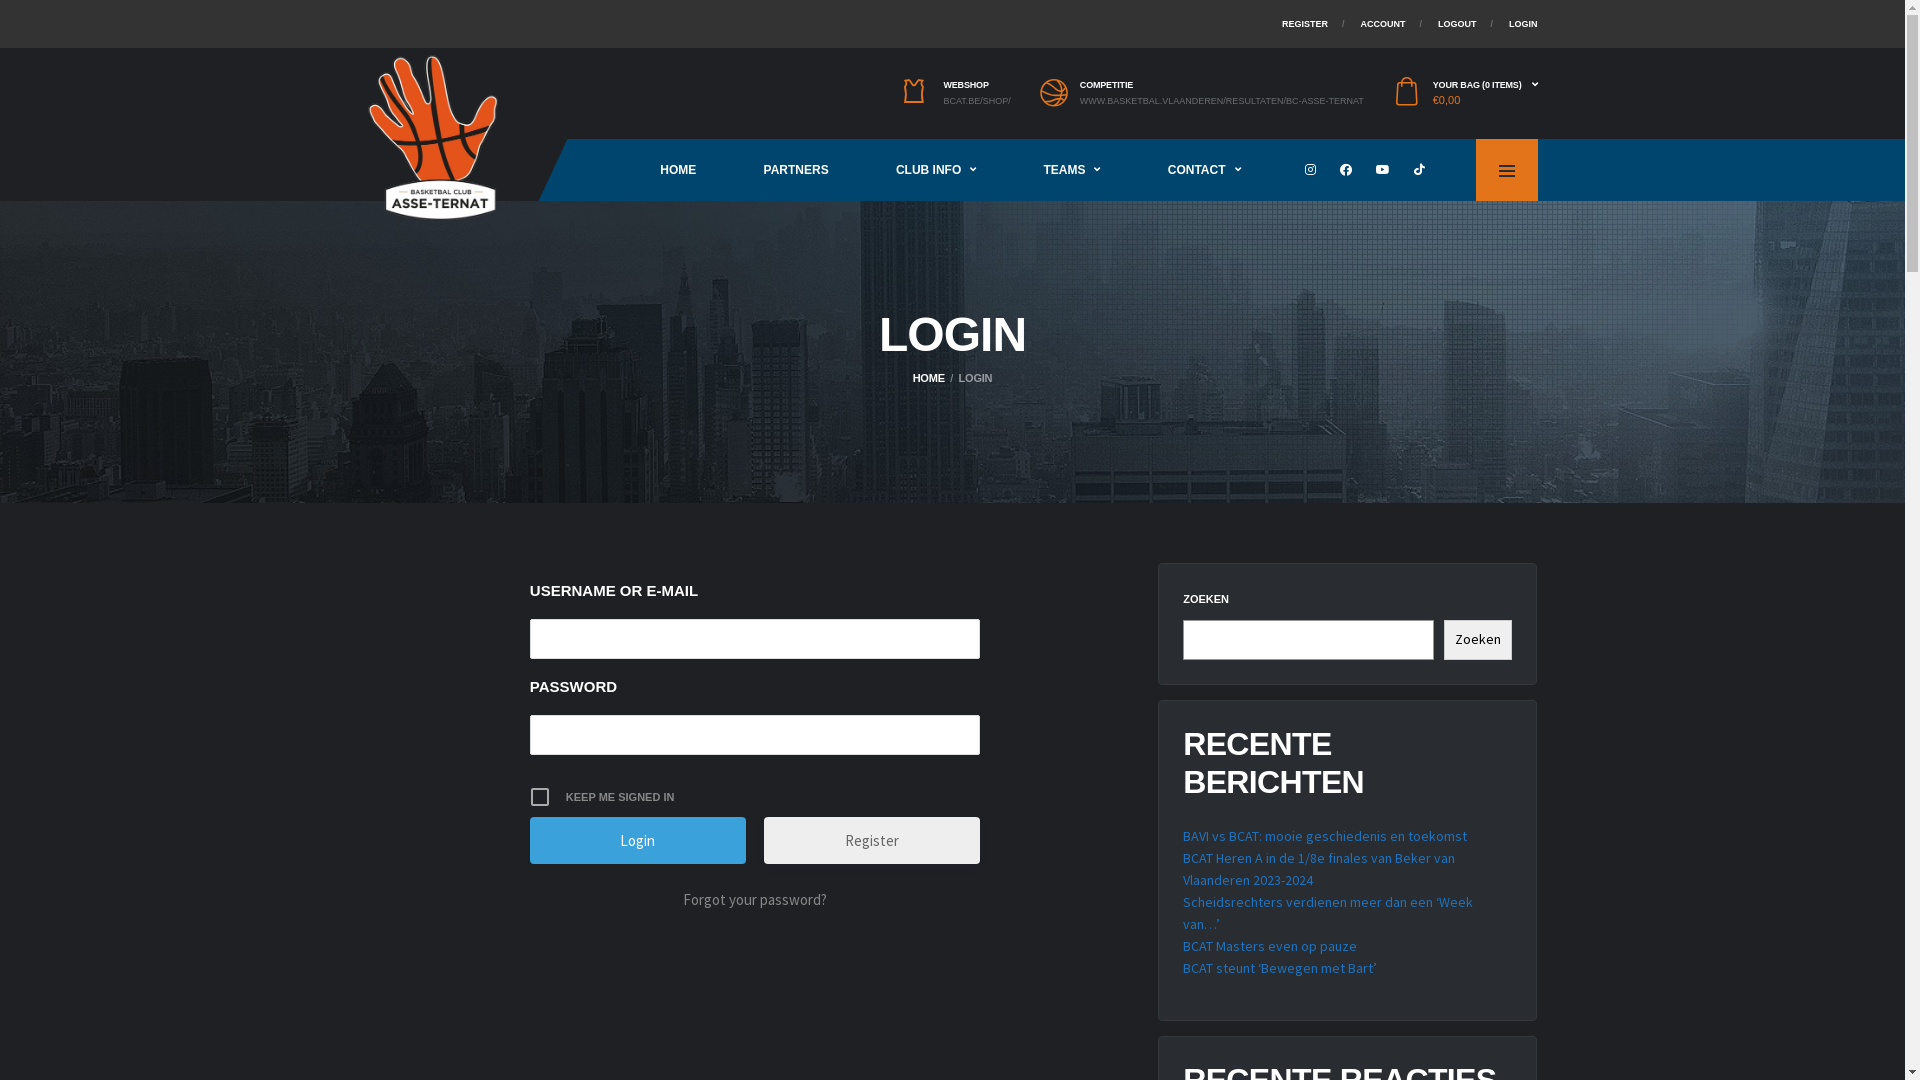 Image resolution: width=1920 pixels, height=1080 pixels. Describe the element at coordinates (911, 378) in the screenshot. I see `'HOME'` at that location.